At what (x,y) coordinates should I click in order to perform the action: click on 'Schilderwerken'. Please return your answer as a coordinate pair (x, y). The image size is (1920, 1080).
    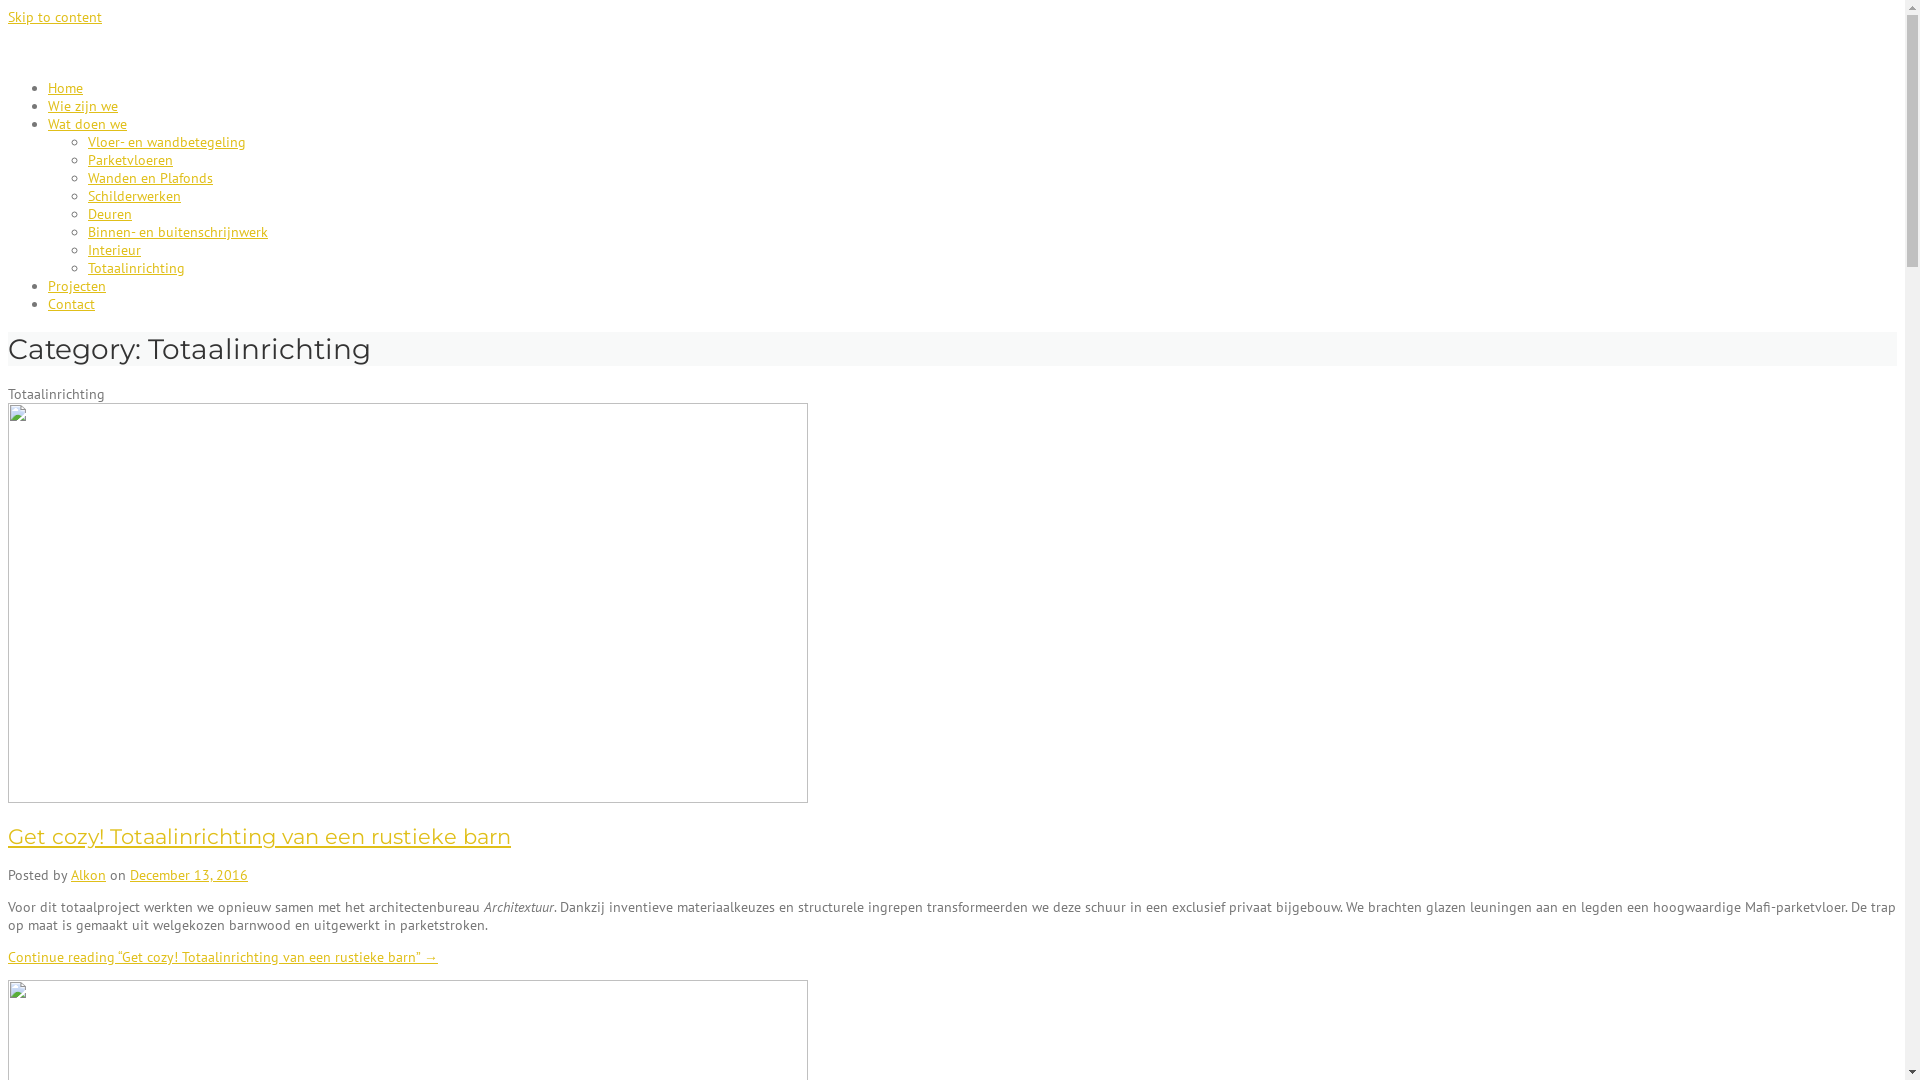
    Looking at the image, I should click on (133, 196).